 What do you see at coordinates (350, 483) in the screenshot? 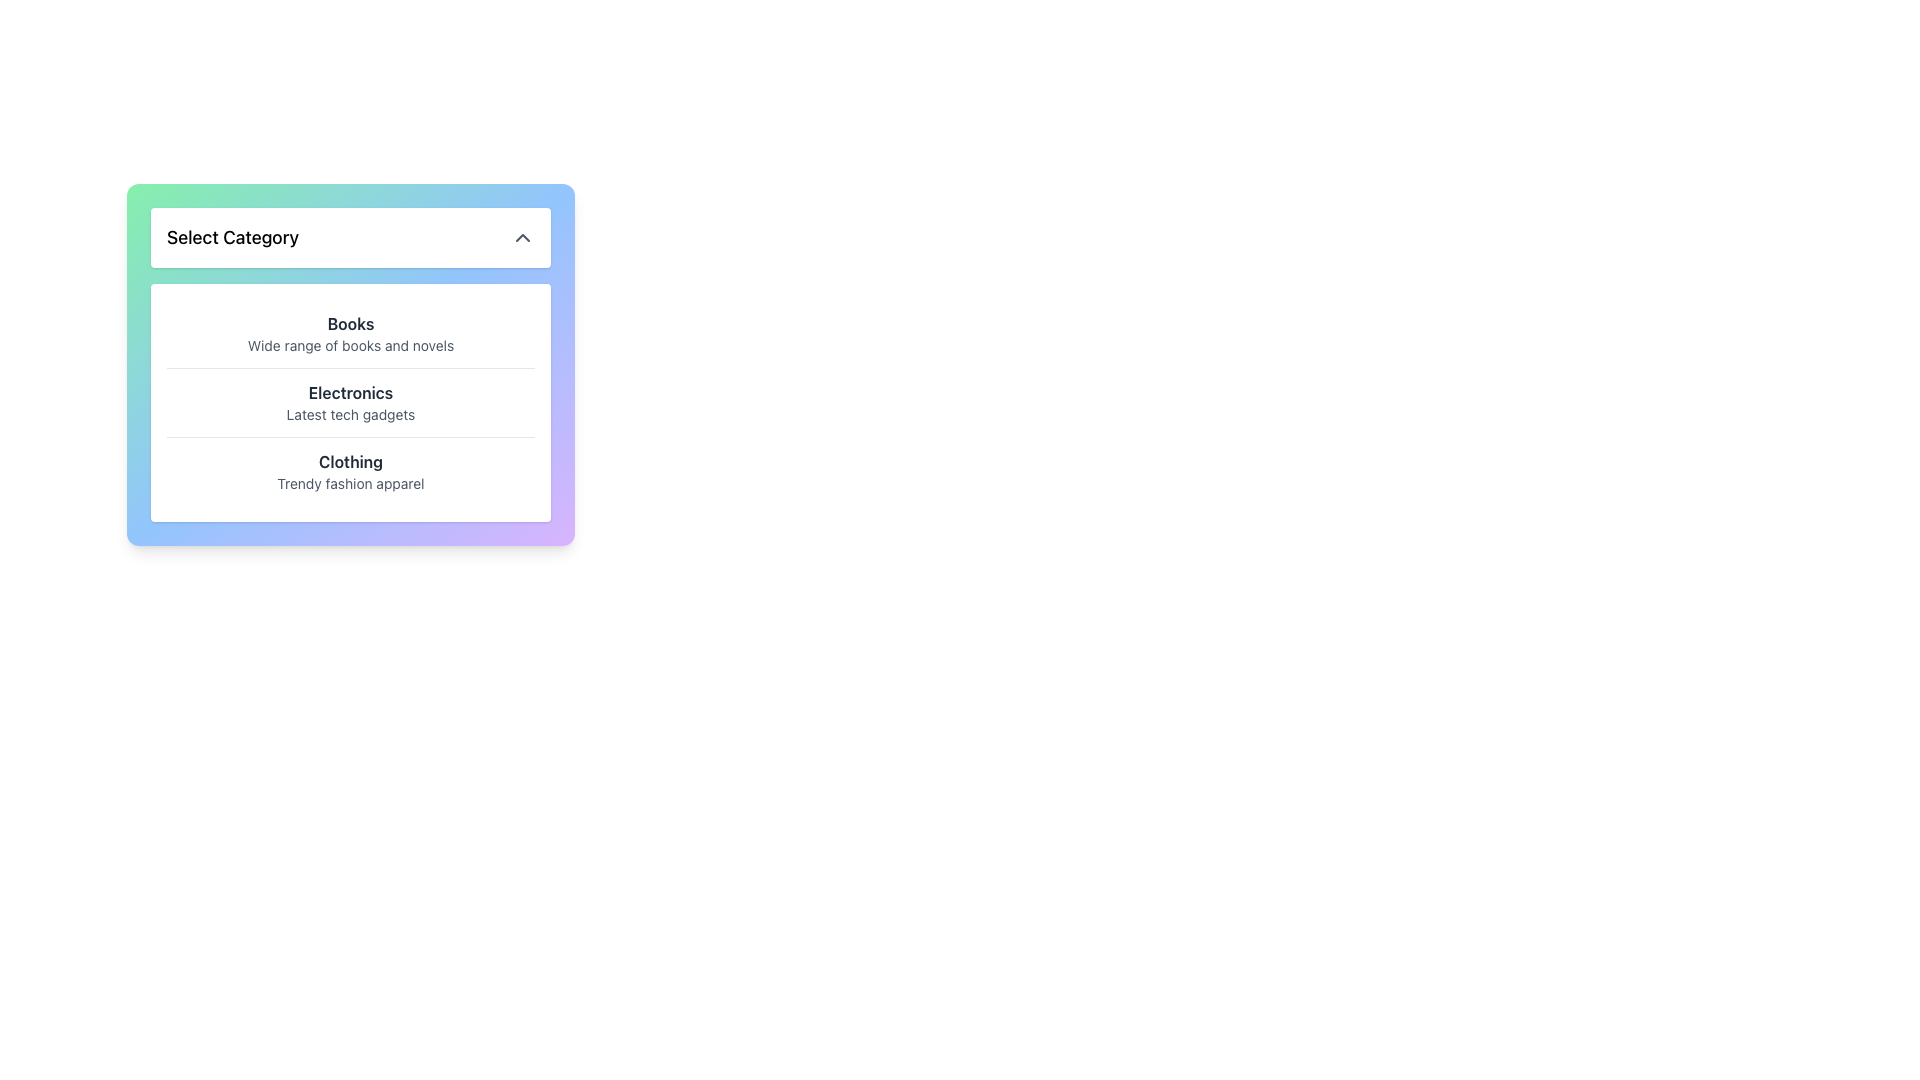
I see `the descriptive subtitle for the 'Clothing' category in the dropdown menu, which is positioned directly beneath the 'Clothing' label` at bounding box center [350, 483].